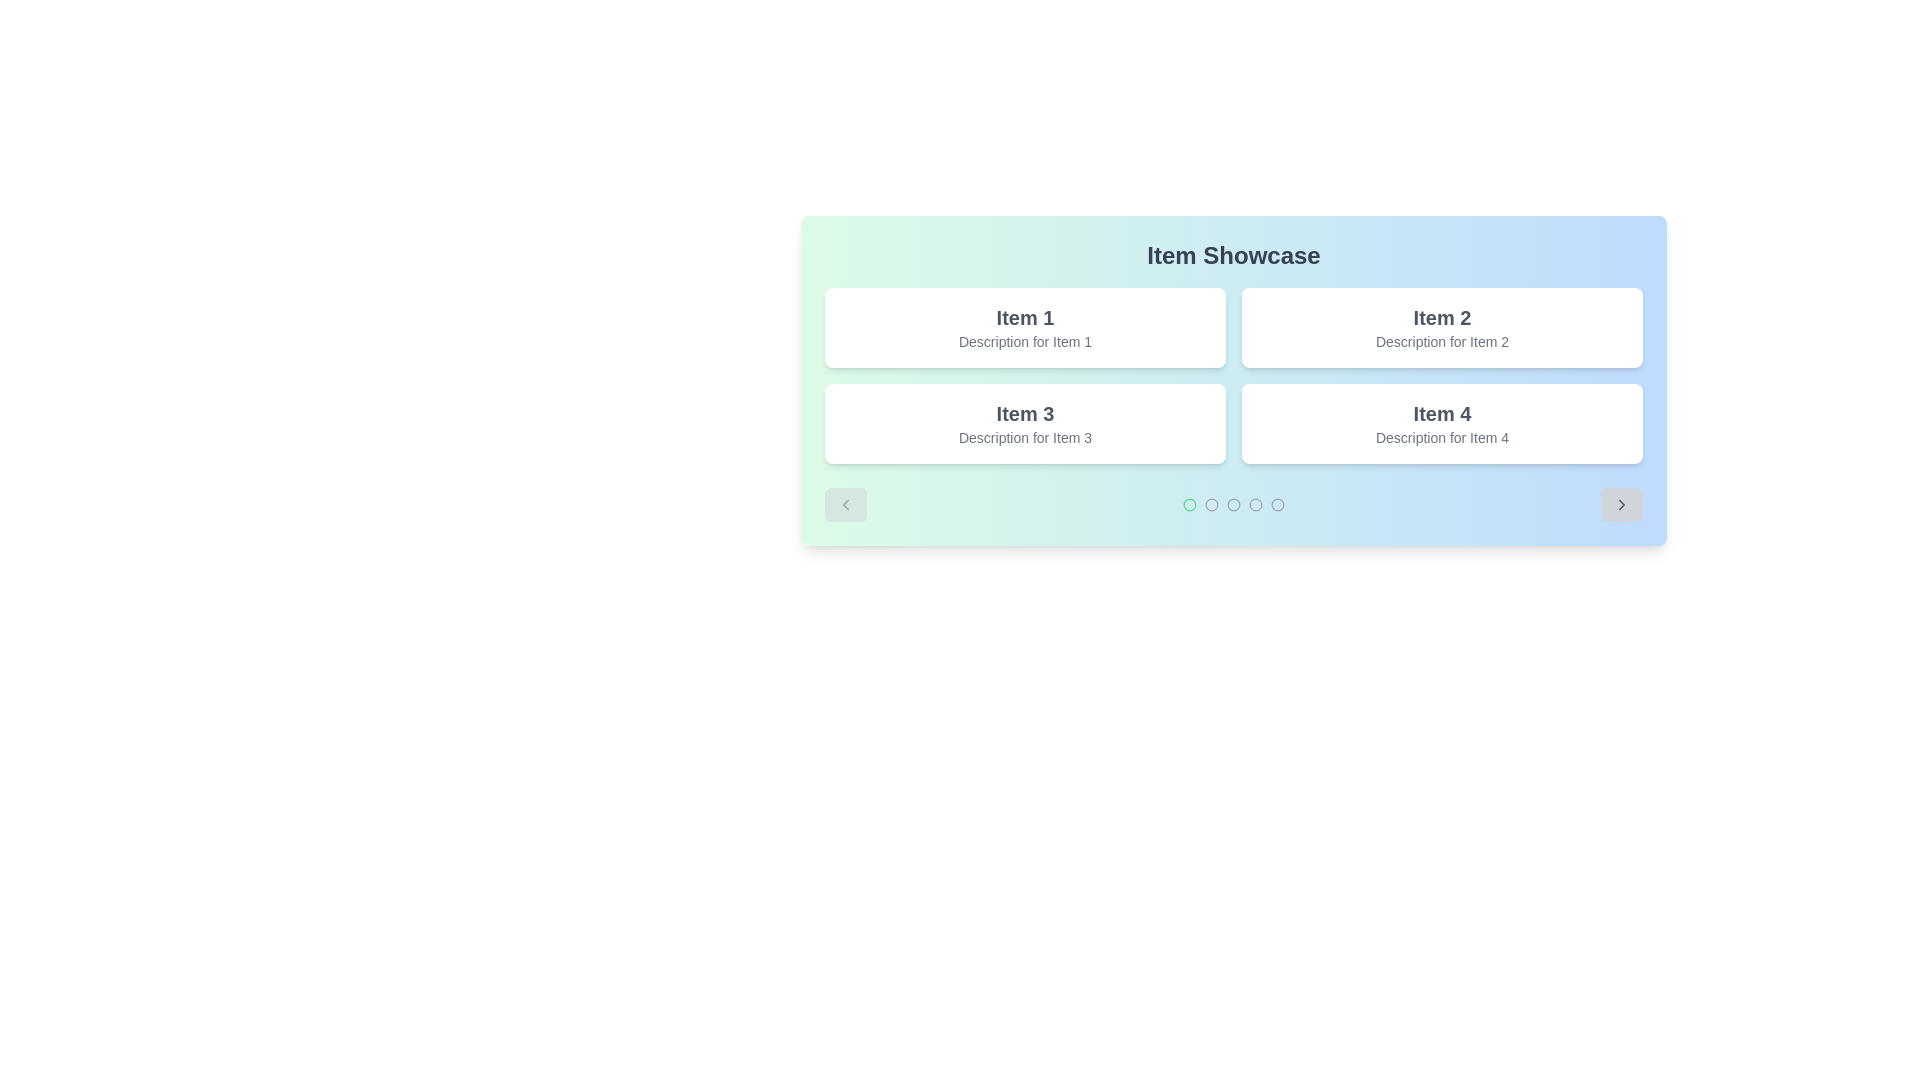 This screenshot has width=1920, height=1080. I want to click on the circular icon with a green border that stands out among the gray circles below the 'Item Showcase' section, so click(1190, 504).